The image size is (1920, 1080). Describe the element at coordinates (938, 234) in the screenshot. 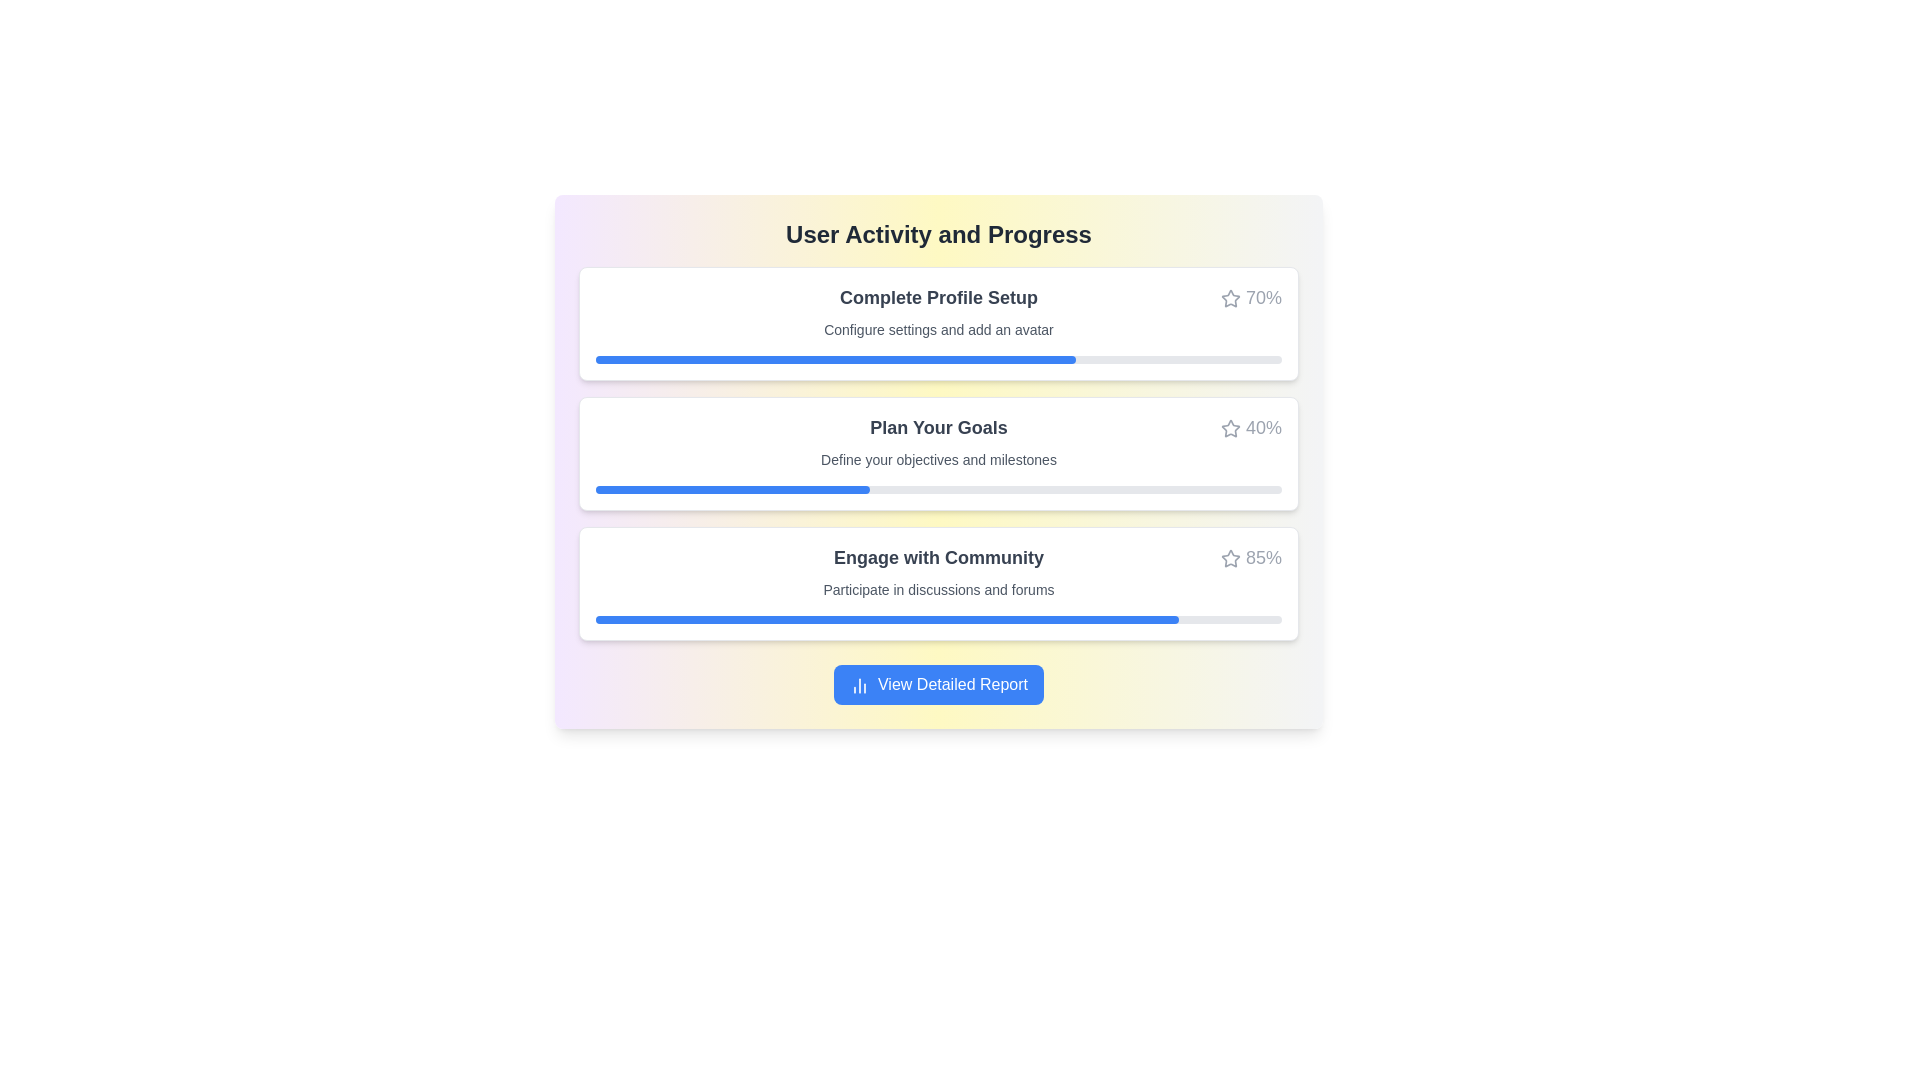

I see `the prominently displayed heading 'User Activity and Progress' at the top of the card-like section` at that location.